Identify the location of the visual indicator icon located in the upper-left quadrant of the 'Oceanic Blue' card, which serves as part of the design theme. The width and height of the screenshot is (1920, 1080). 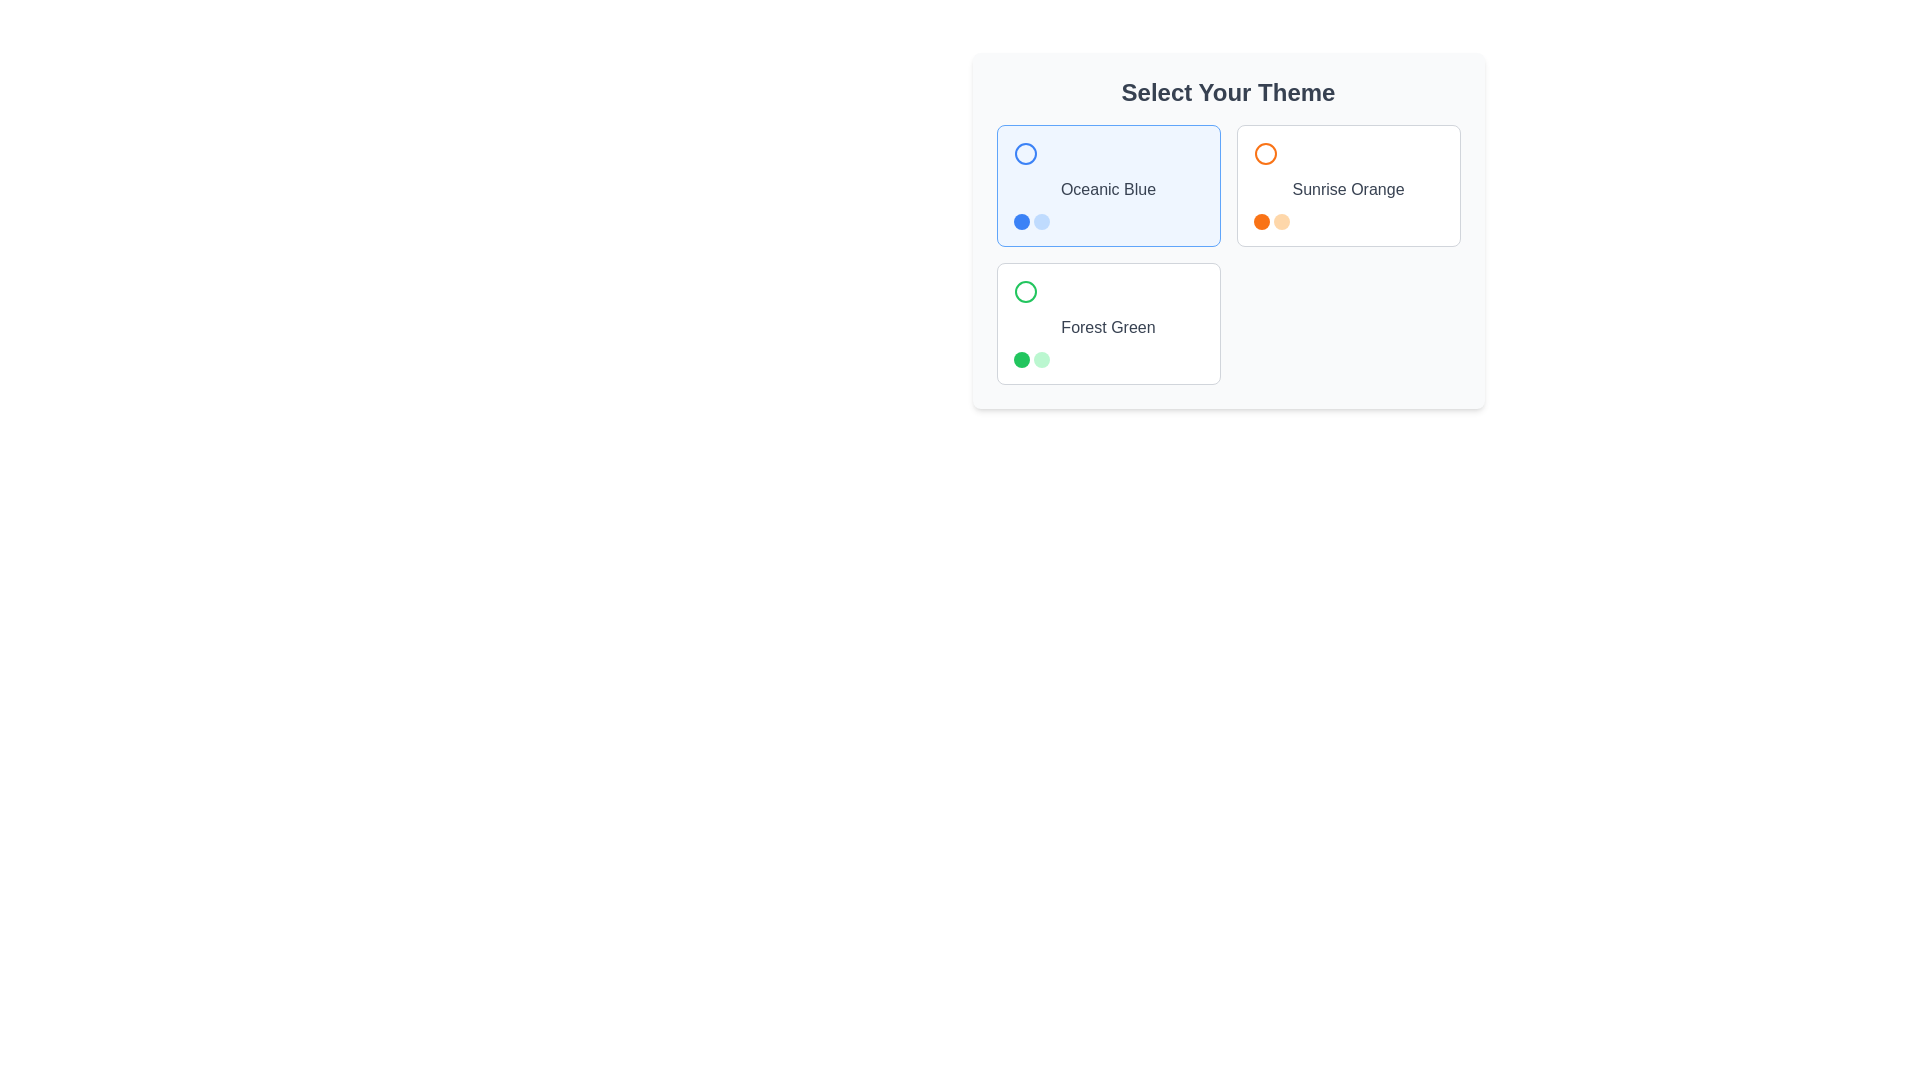
(1025, 153).